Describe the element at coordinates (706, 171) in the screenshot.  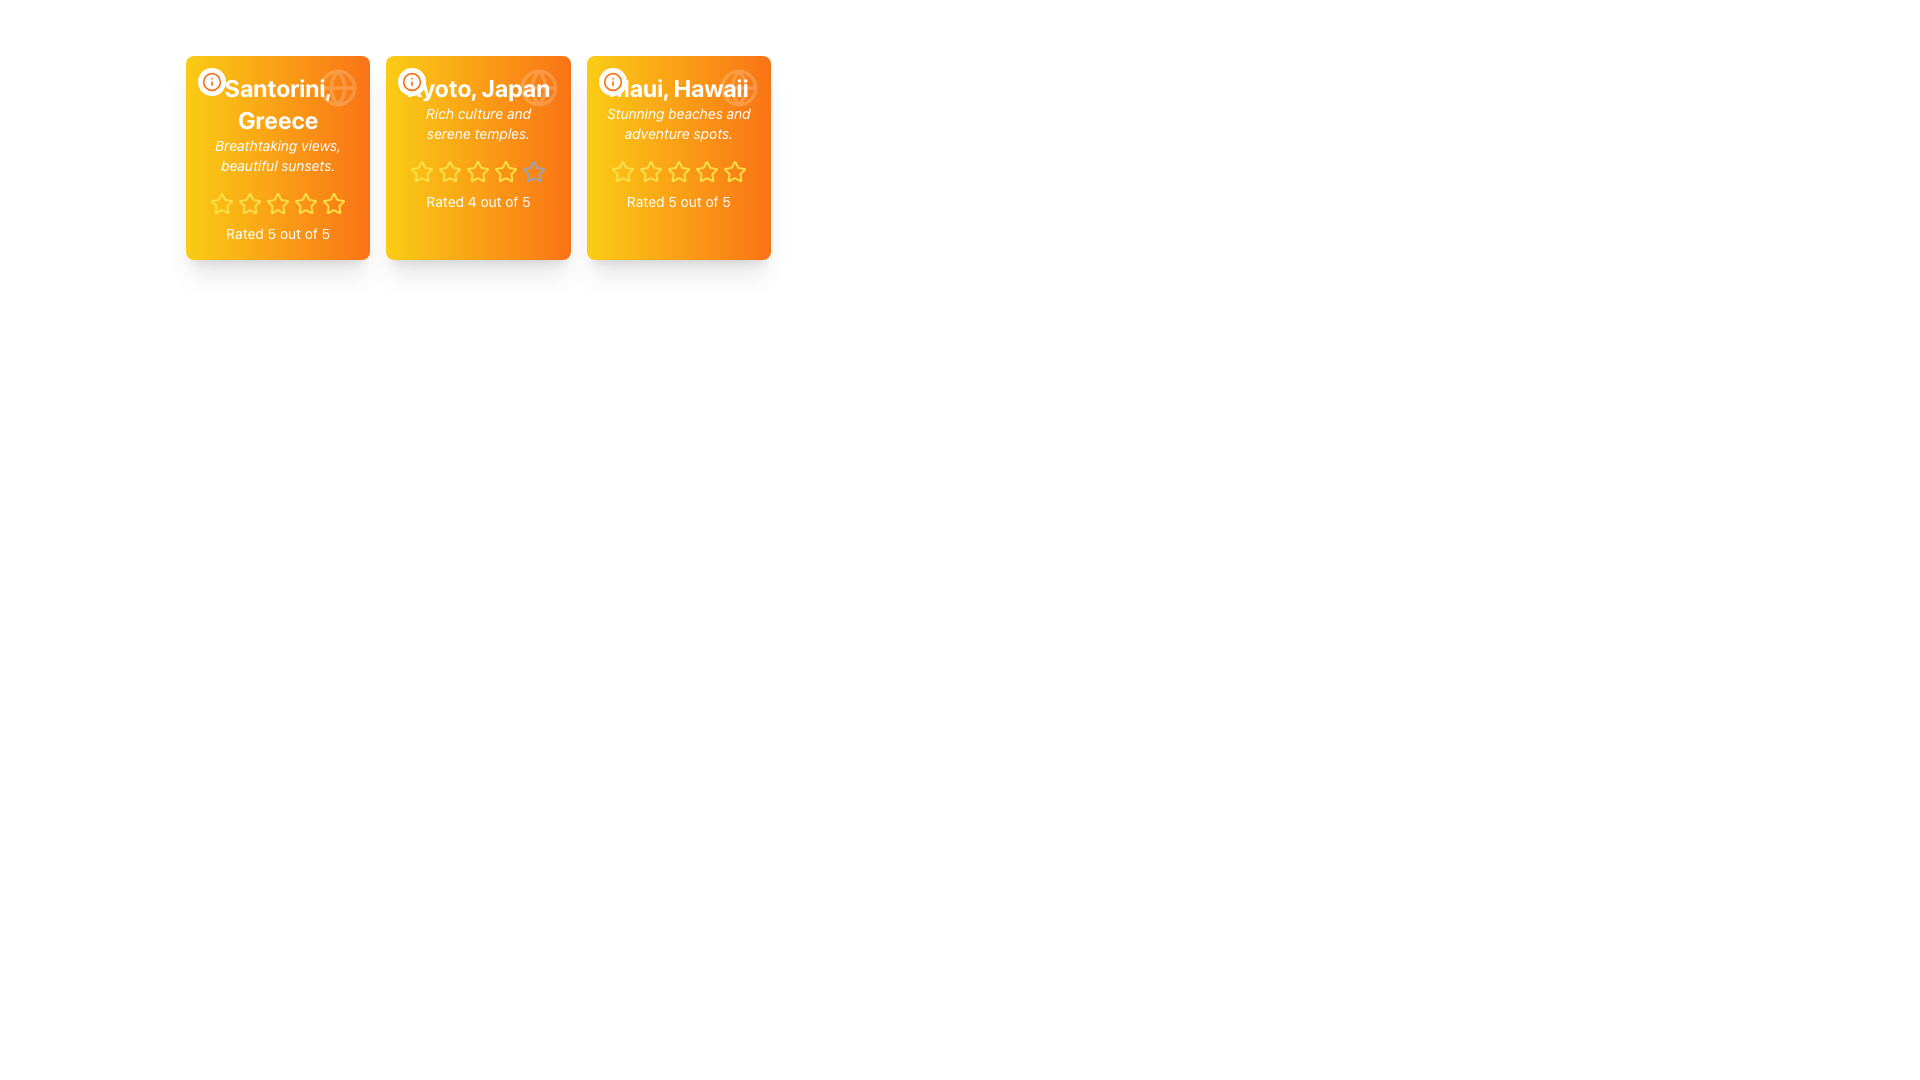
I see `the filled star icon representing the maximum rating in the five-star rating system for the 'Maui, Hawaii' card` at that location.